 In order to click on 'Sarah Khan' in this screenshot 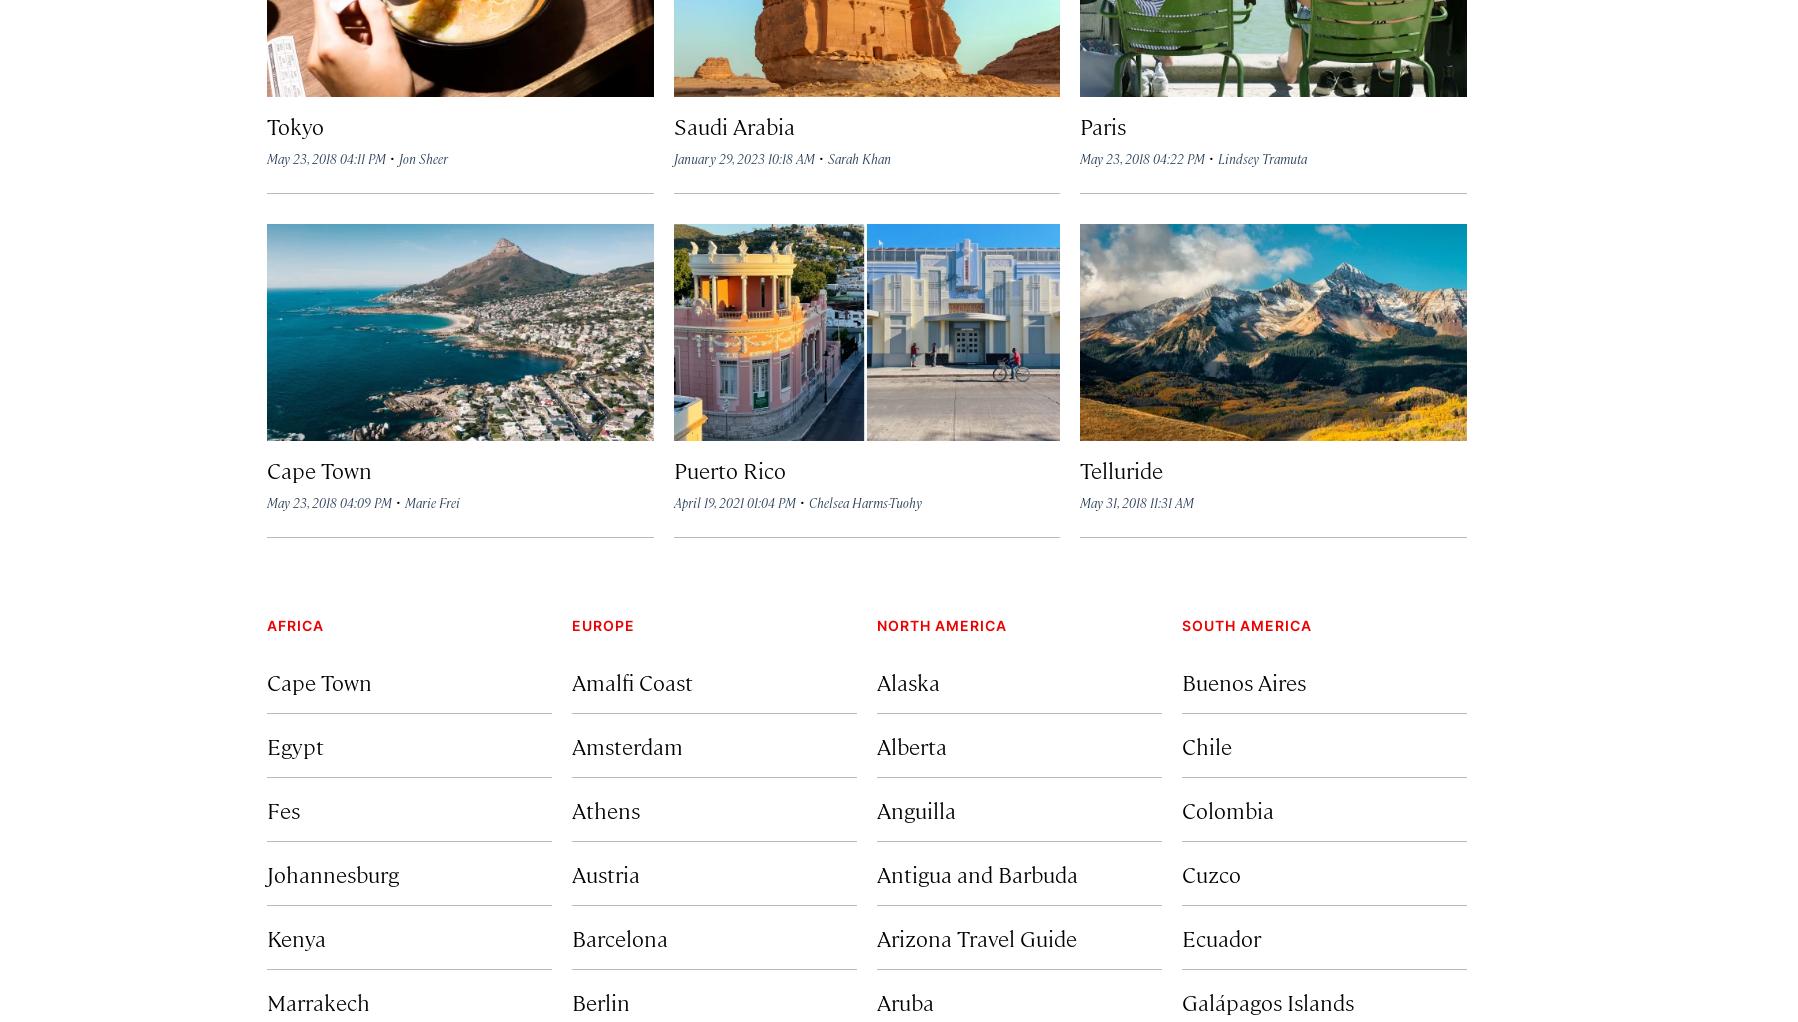, I will do `click(827, 157)`.